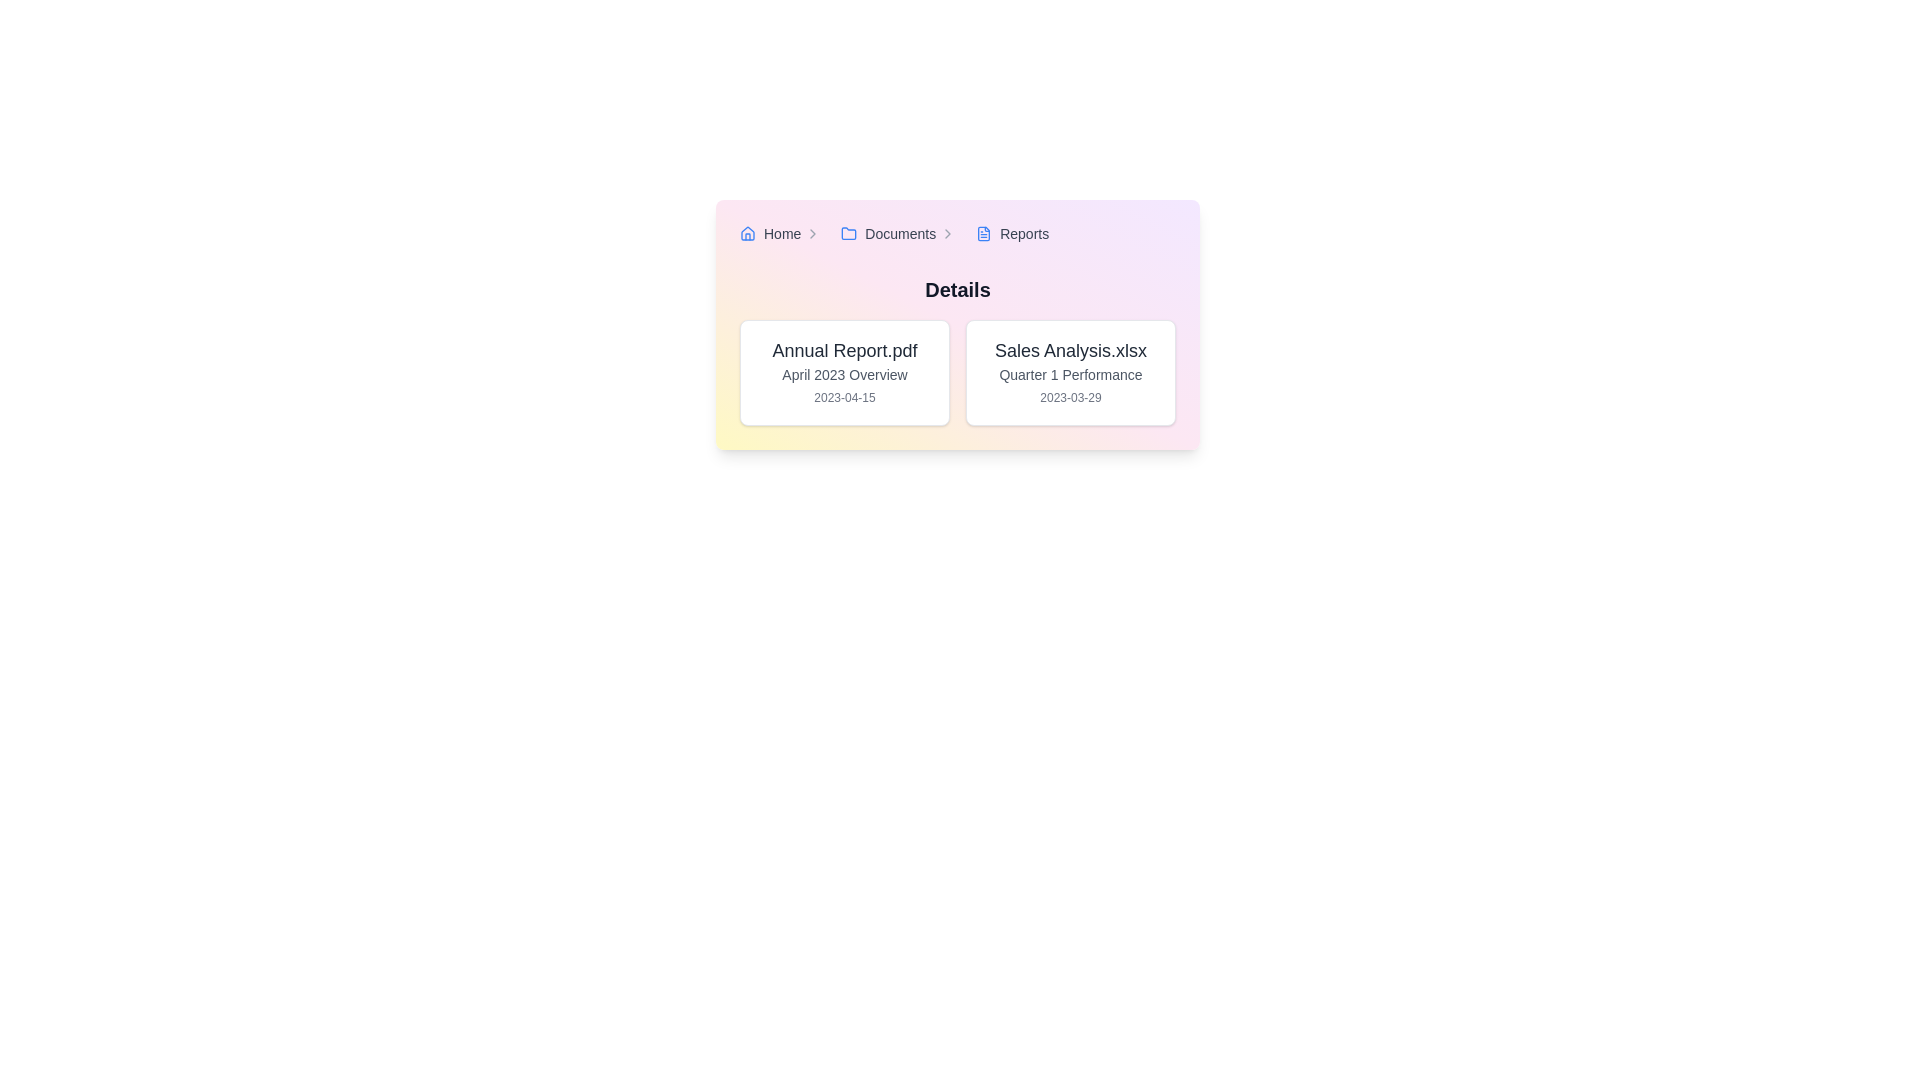 This screenshot has height=1080, width=1920. What do you see at coordinates (844, 373) in the screenshot?
I see `details displayed on the Card-style List Item that represents a document, positioned to the left of the 'Sales Analysis.xlsx' card in the 'Details' section` at bounding box center [844, 373].